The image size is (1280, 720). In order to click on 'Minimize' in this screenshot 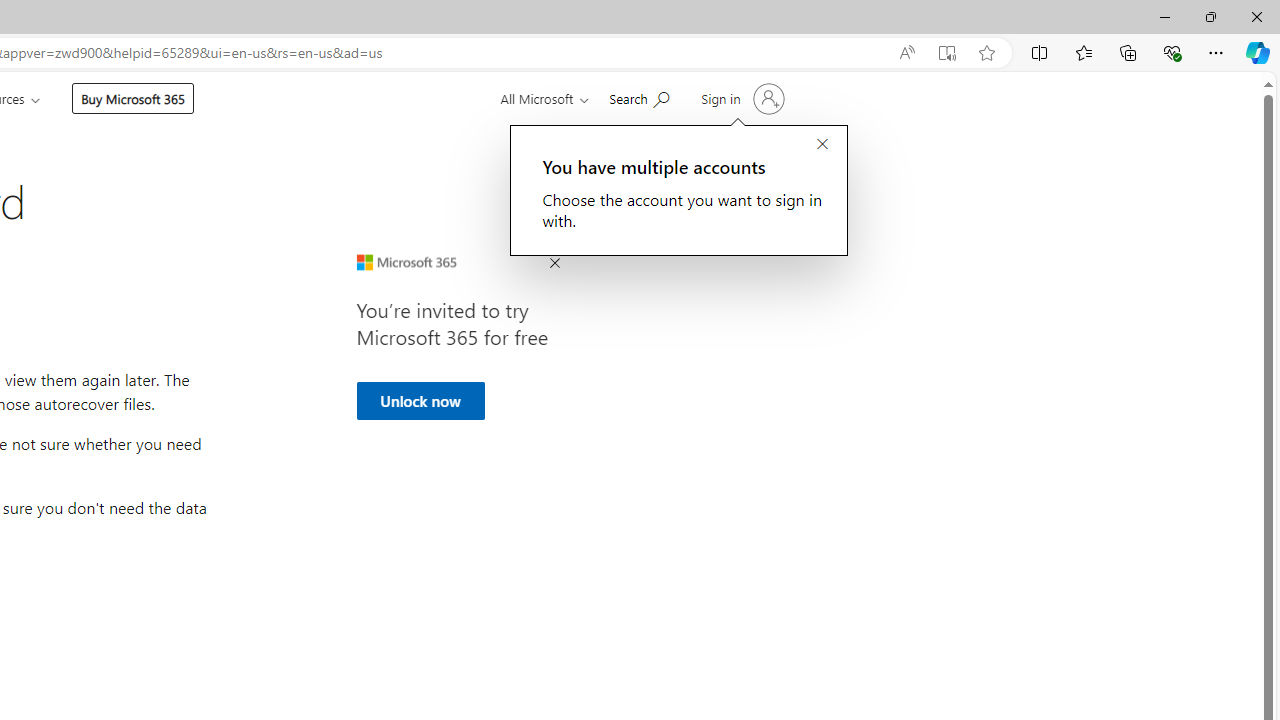, I will do `click(1164, 16)`.